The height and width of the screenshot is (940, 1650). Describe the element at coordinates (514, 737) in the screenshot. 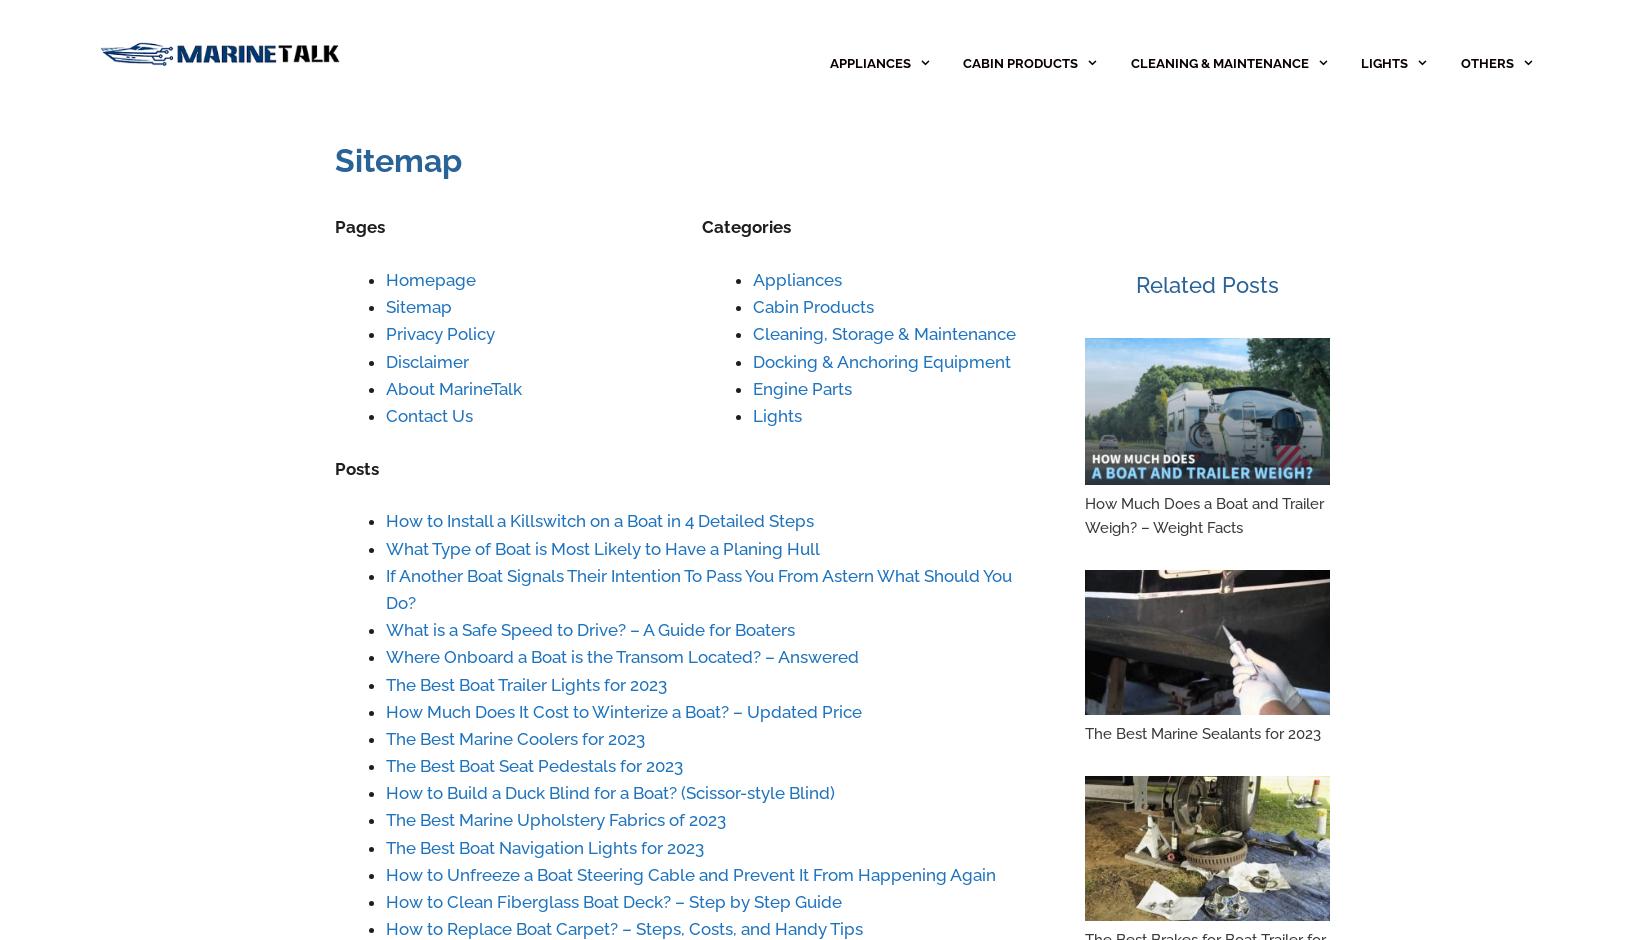

I see `'The Best Marine Coolers for 2023'` at that location.